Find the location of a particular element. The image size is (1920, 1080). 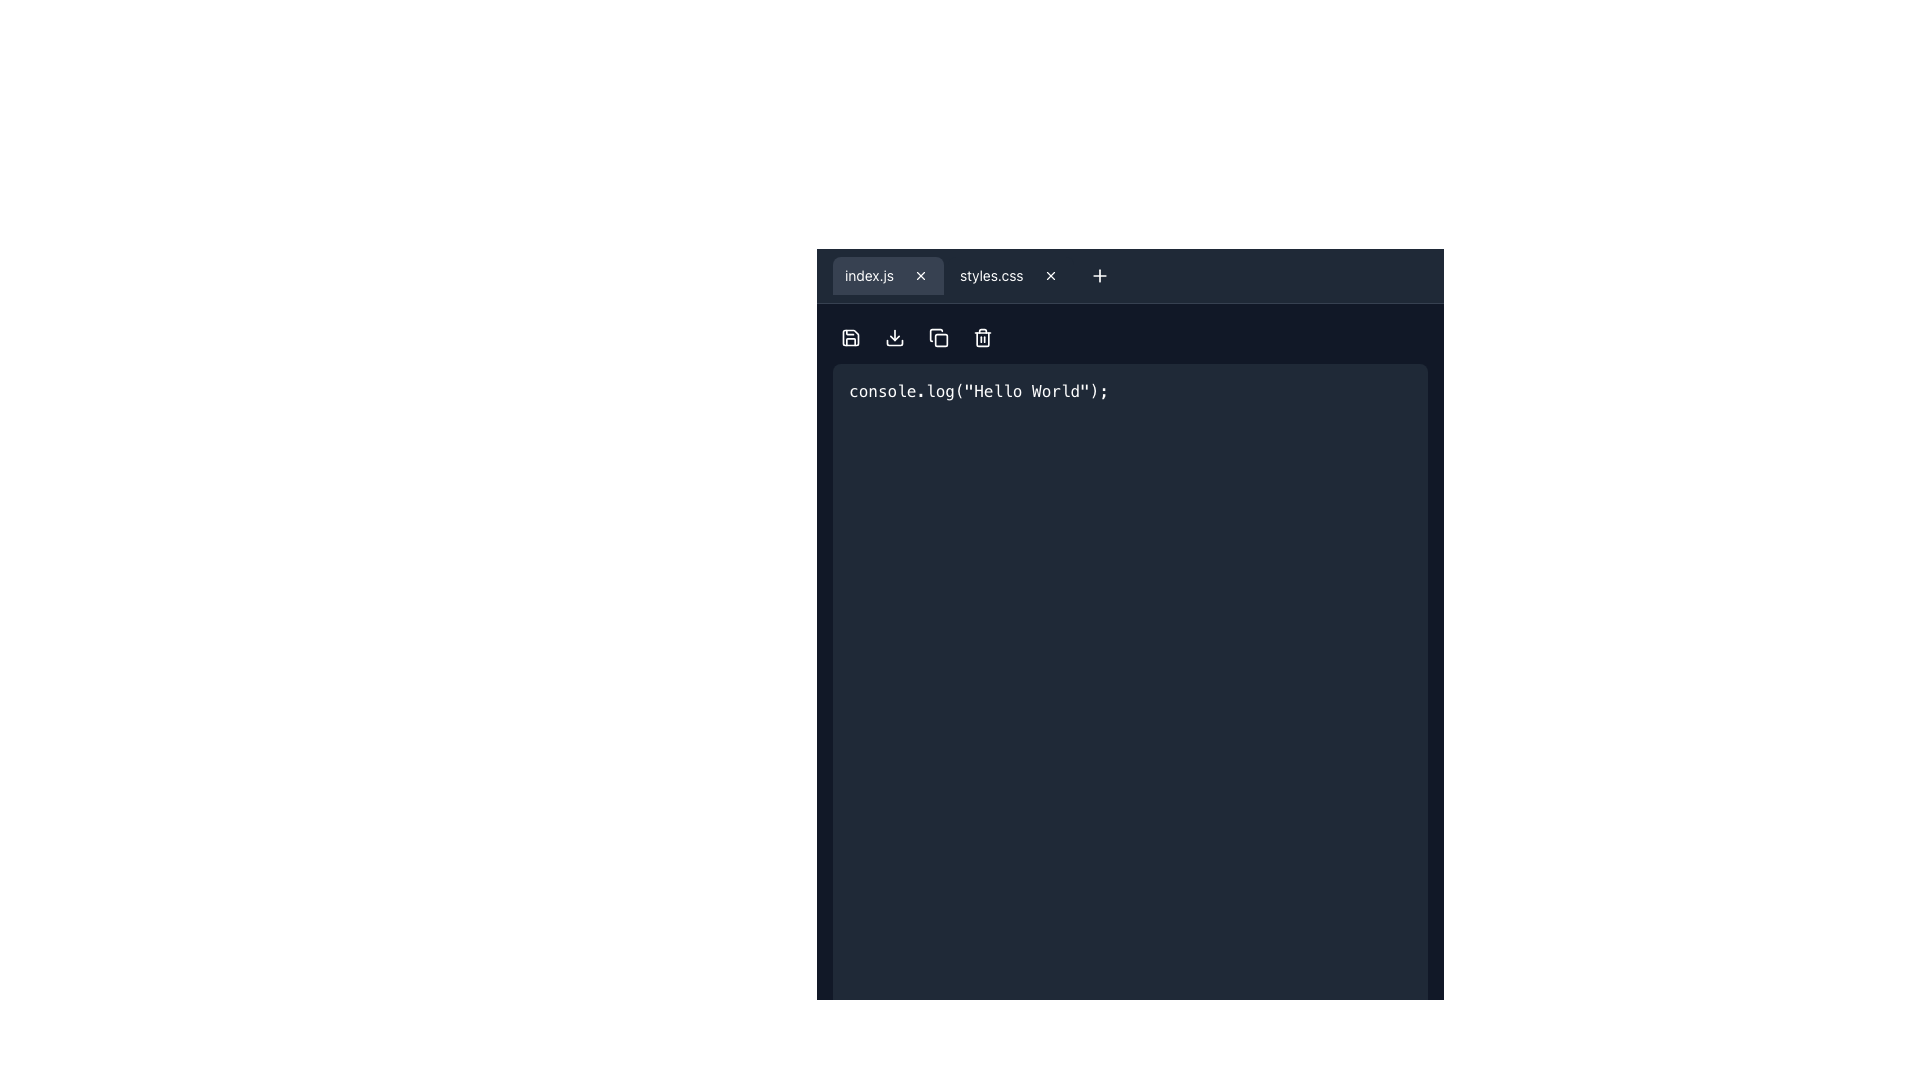

the download button with a circular background and a download icon is located at coordinates (893, 337).